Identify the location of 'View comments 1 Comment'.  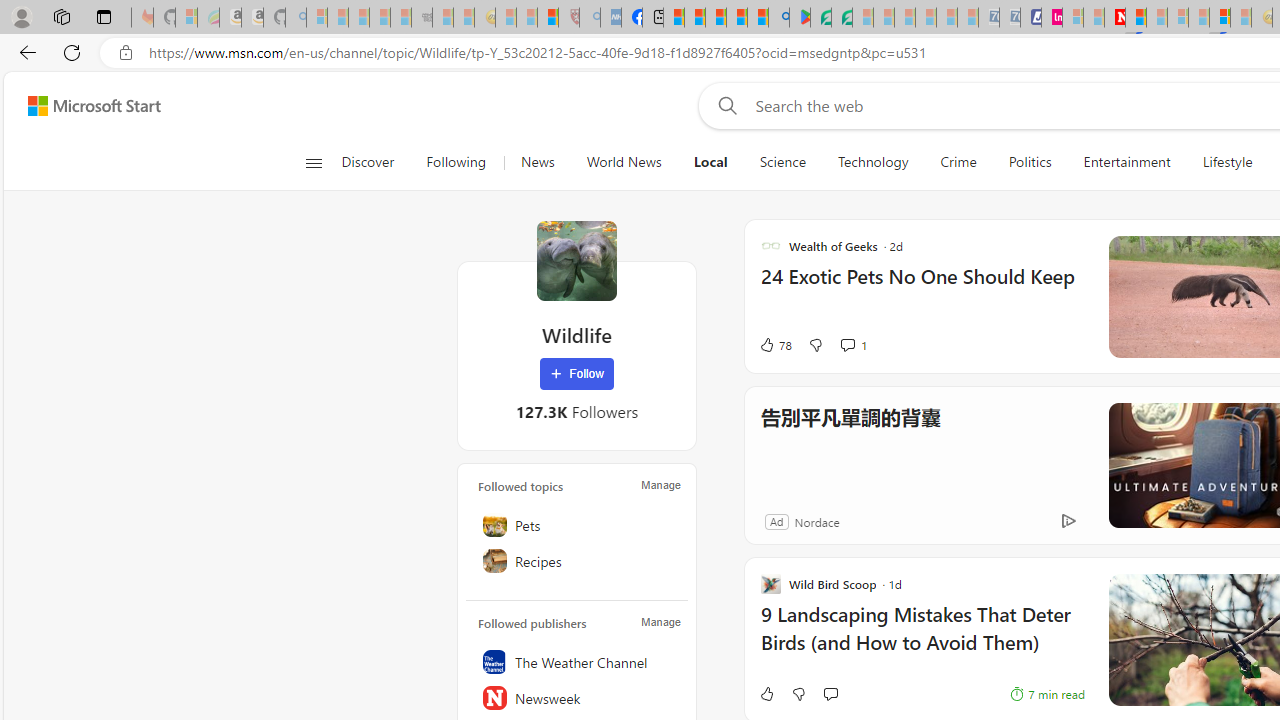
(853, 344).